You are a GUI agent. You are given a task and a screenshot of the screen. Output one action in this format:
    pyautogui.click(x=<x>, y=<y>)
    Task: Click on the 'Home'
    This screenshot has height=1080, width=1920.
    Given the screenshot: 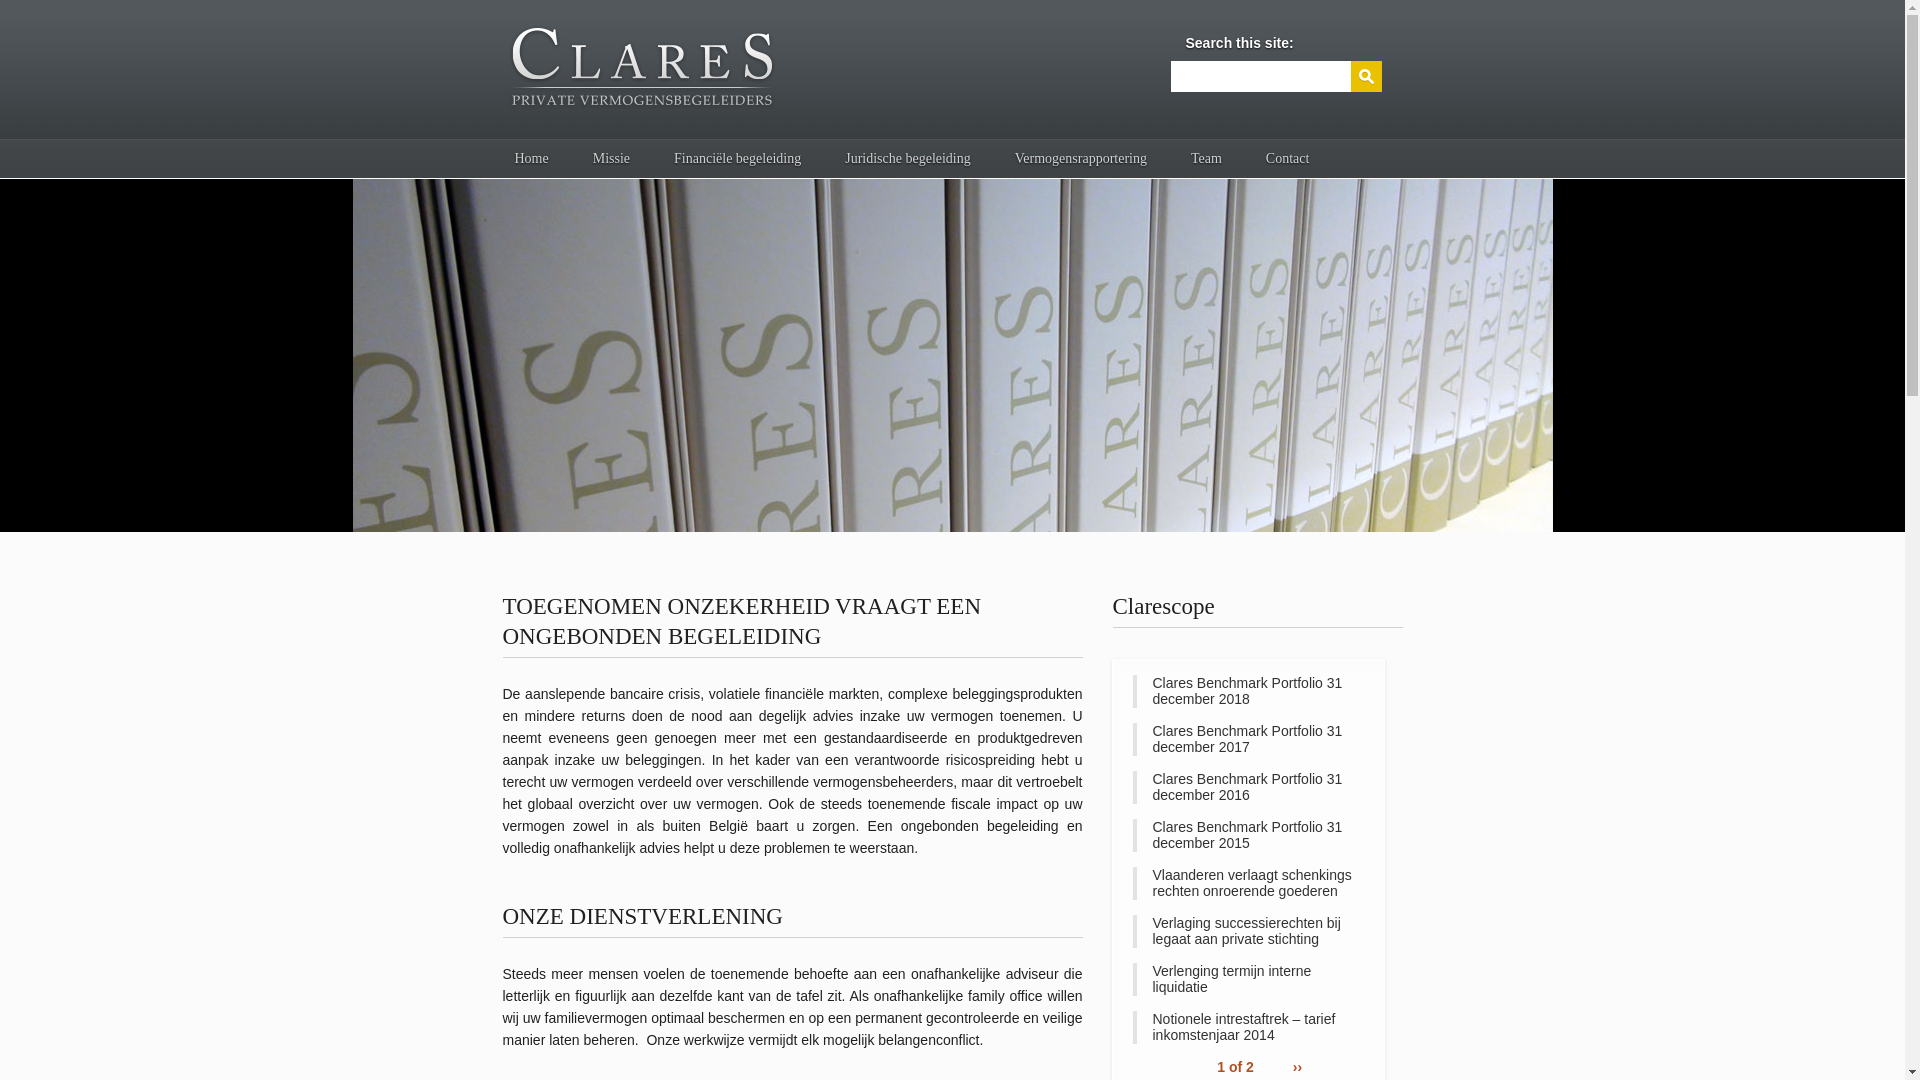 What is the action you would take?
    pyautogui.click(x=531, y=157)
    